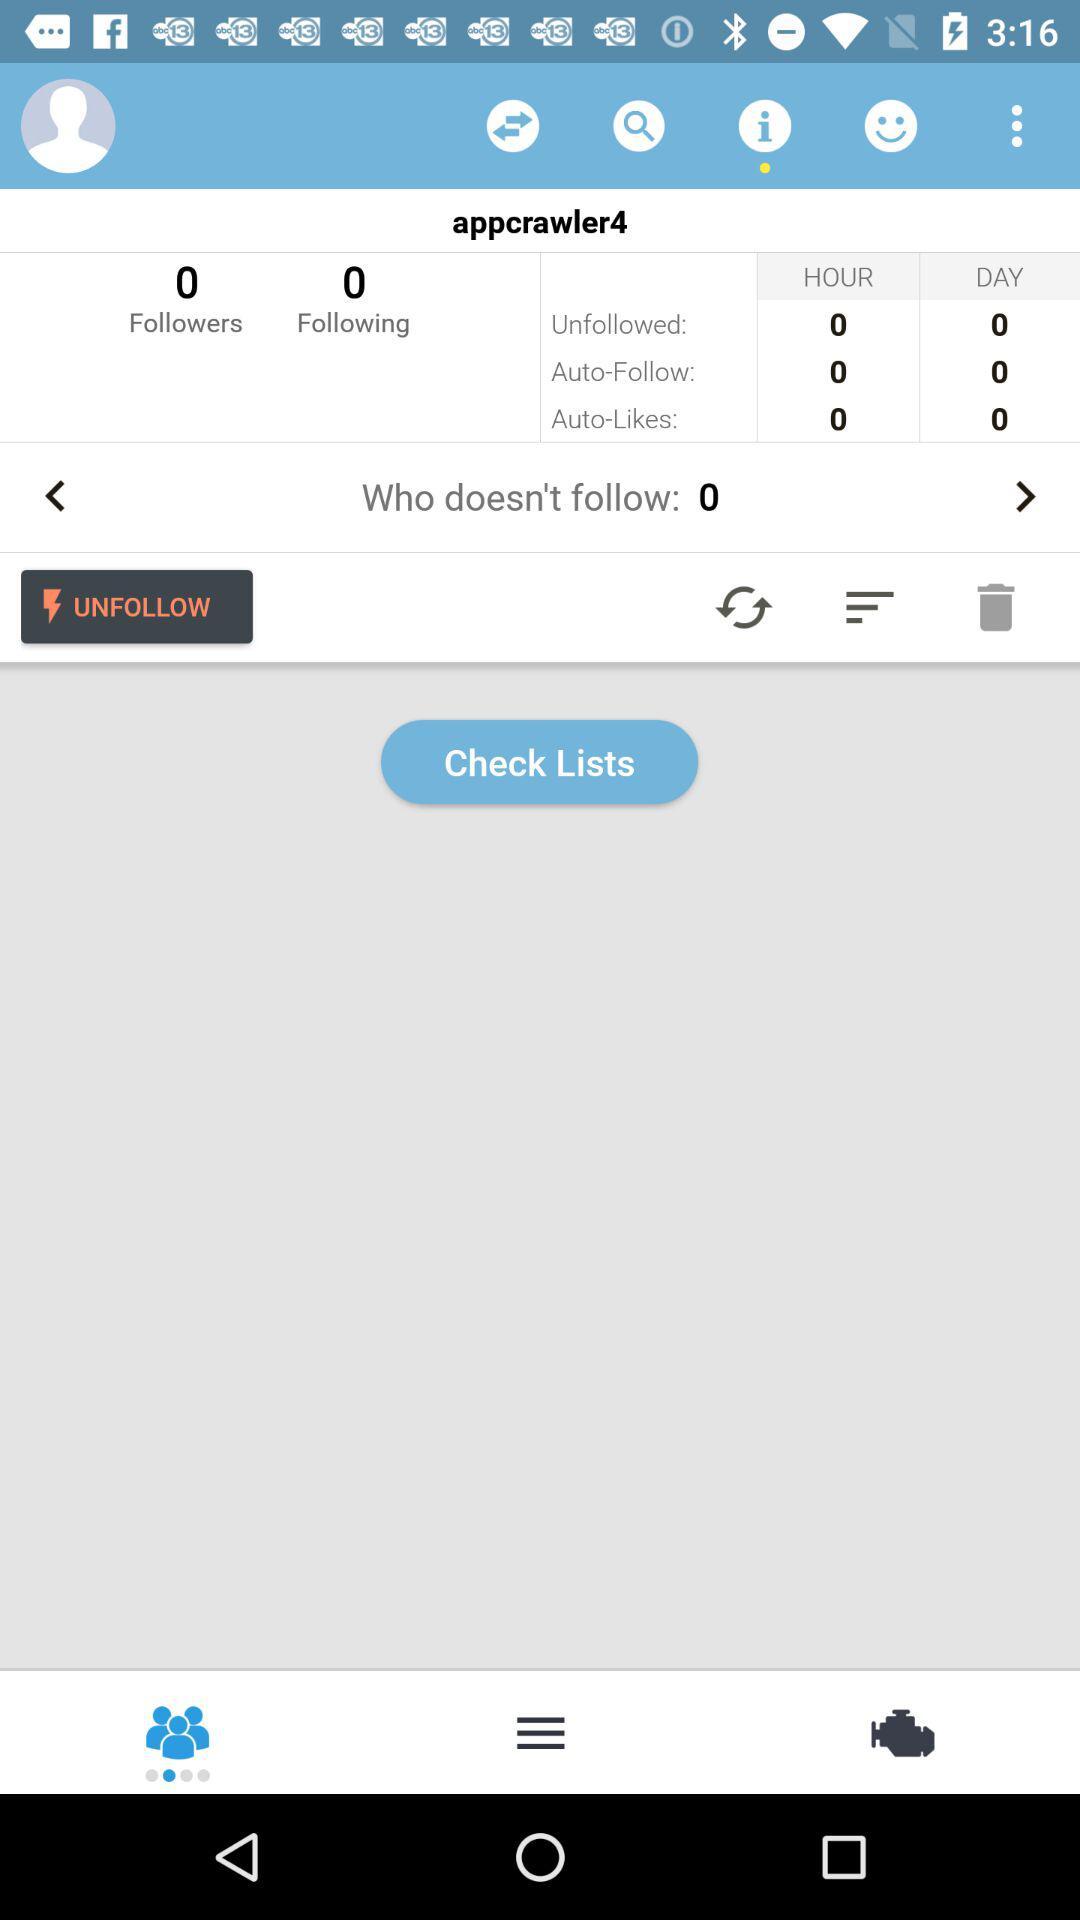 This screenshot has width=1080, height=1920. I want to click on switch trash option, so click(995, 606).